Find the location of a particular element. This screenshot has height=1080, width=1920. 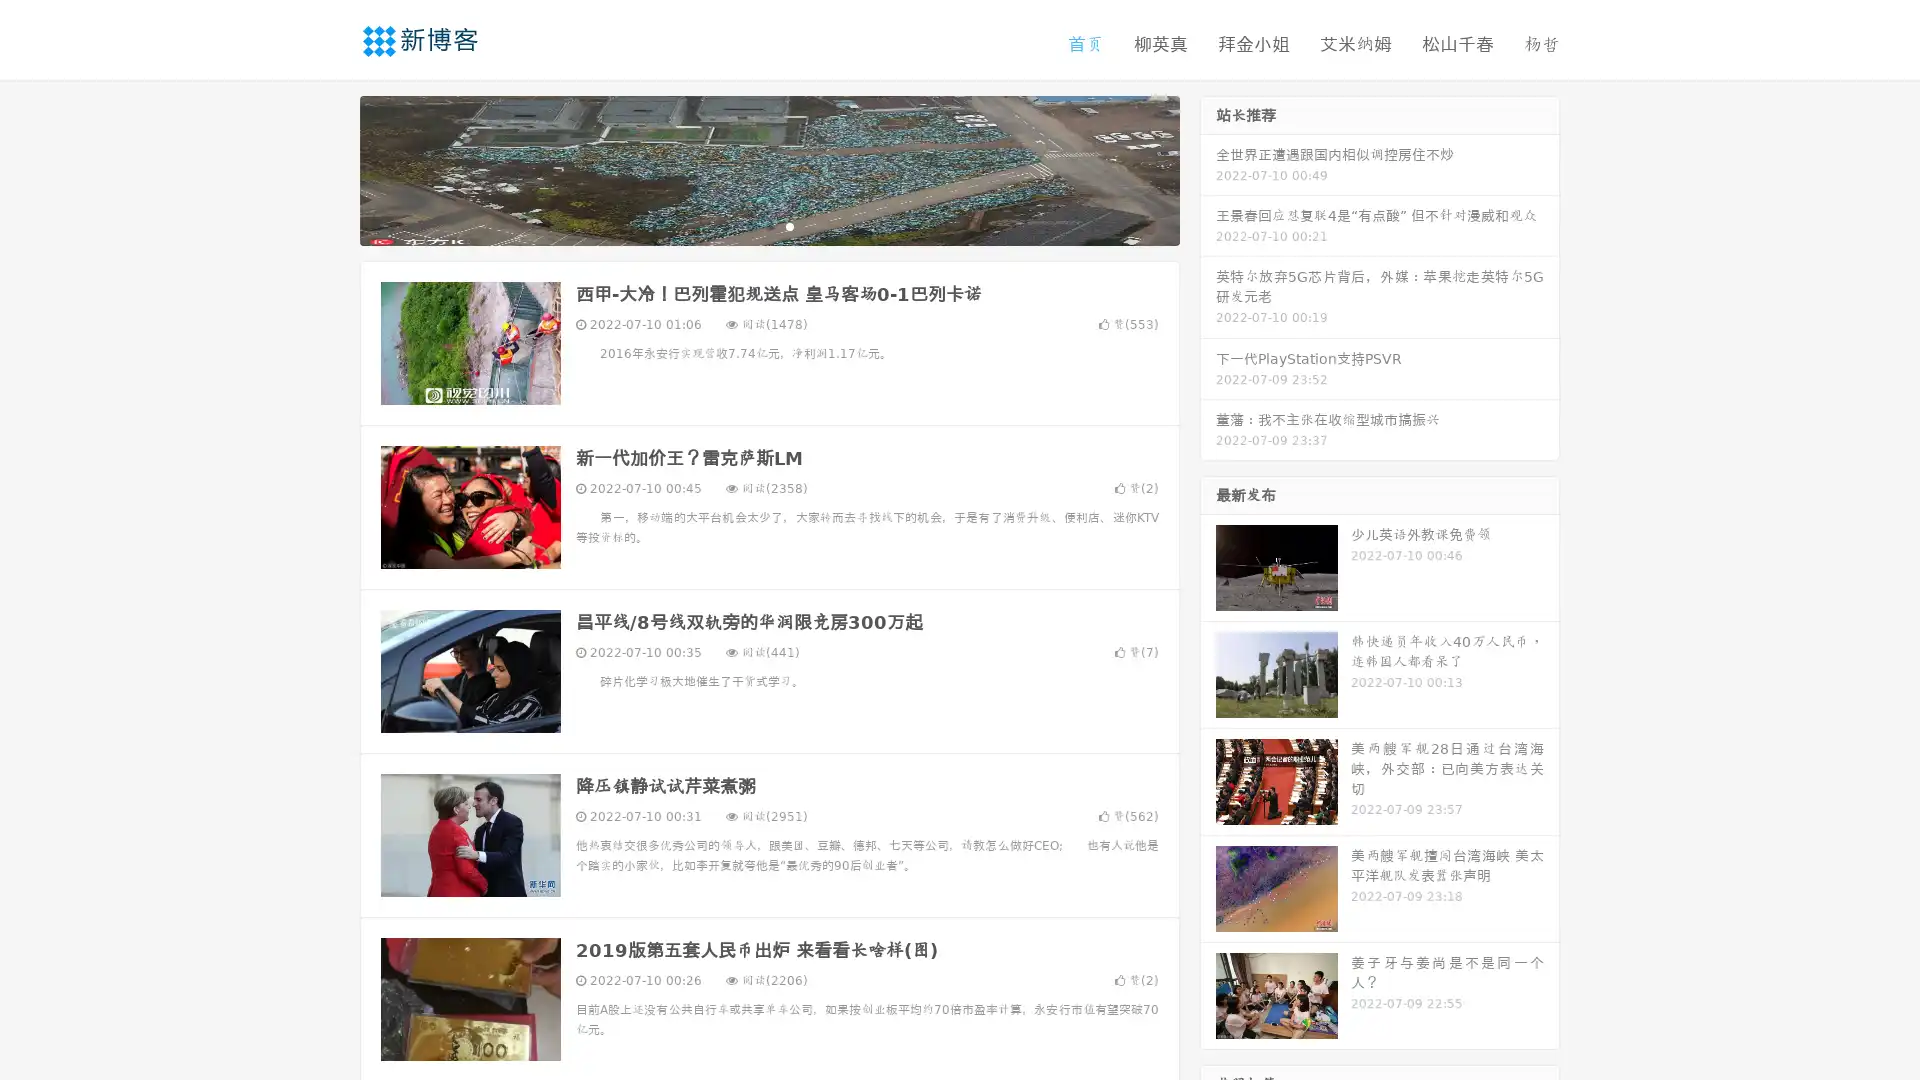

Go to slide 2 is located at coordinates (768, 225).